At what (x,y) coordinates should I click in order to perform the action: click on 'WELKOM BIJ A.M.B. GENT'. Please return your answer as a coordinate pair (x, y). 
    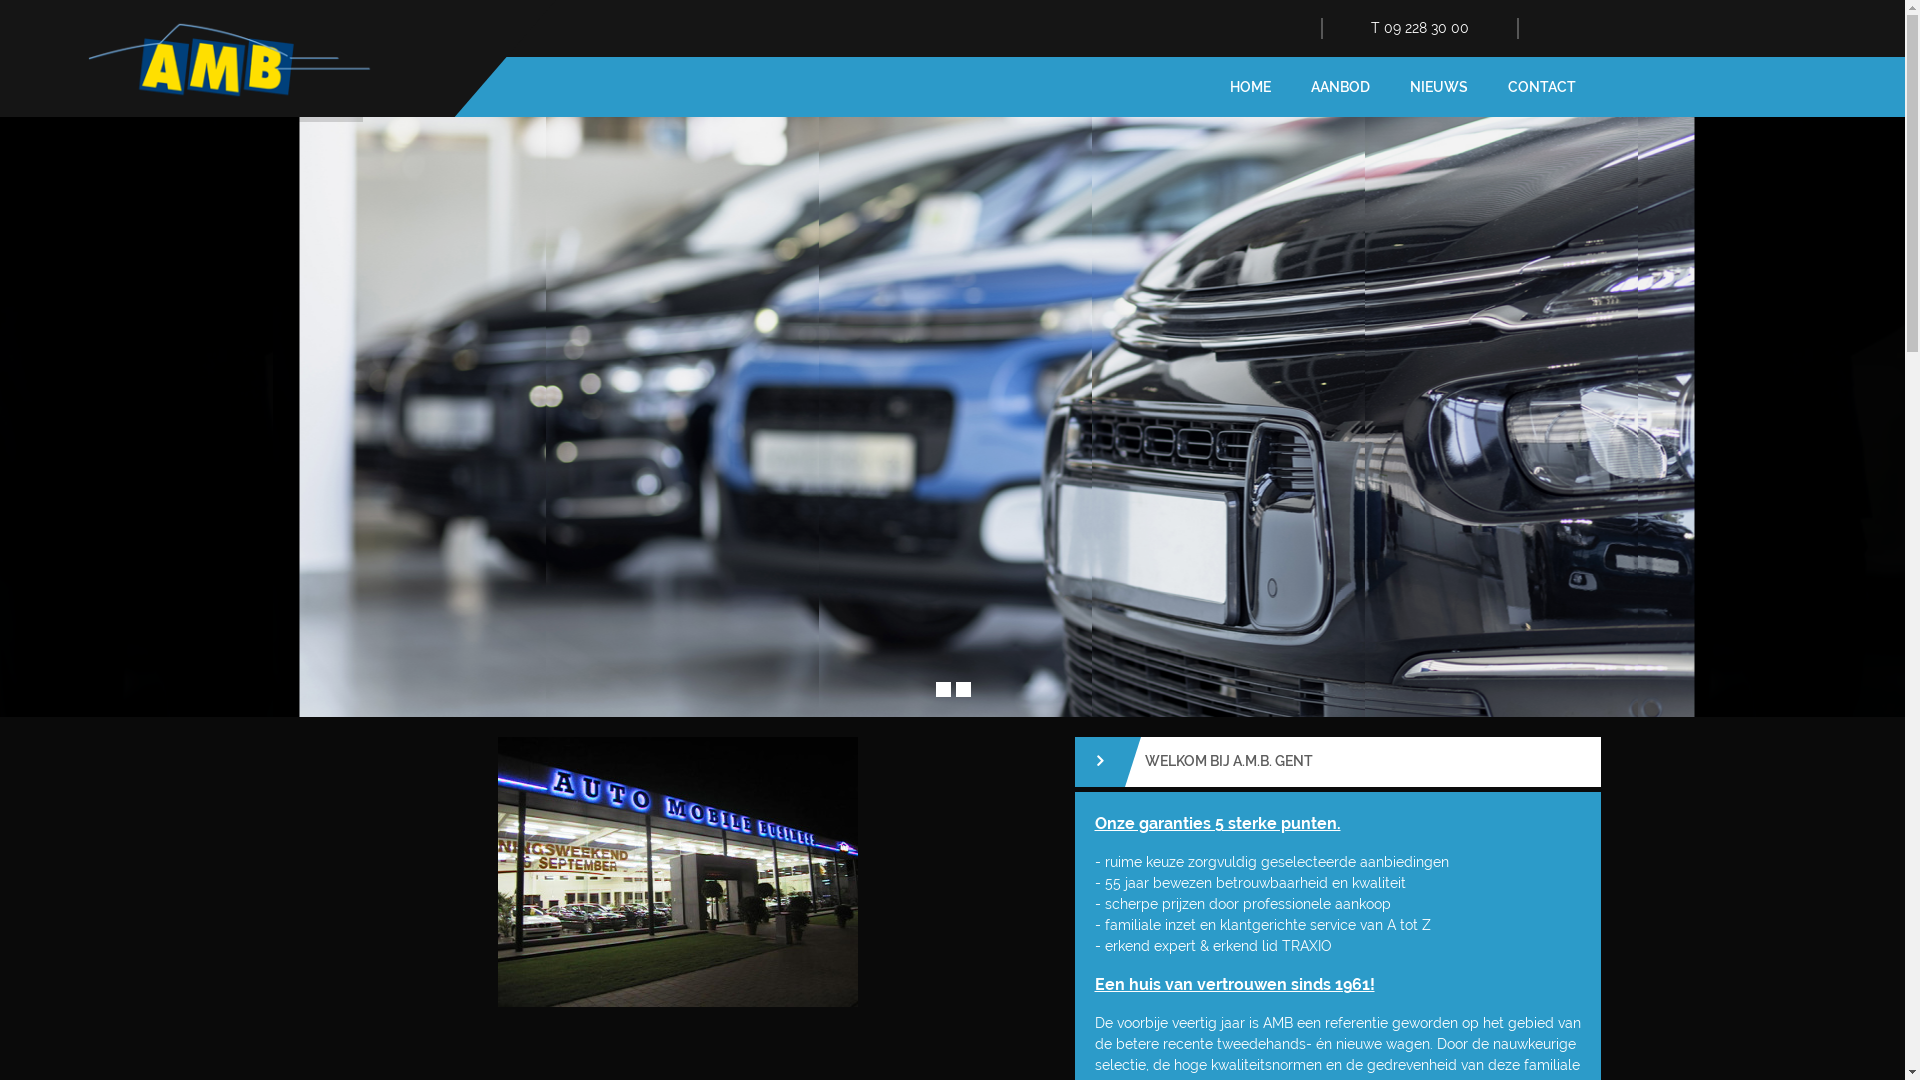
    Looking at the image, I should click on (1337, 762).